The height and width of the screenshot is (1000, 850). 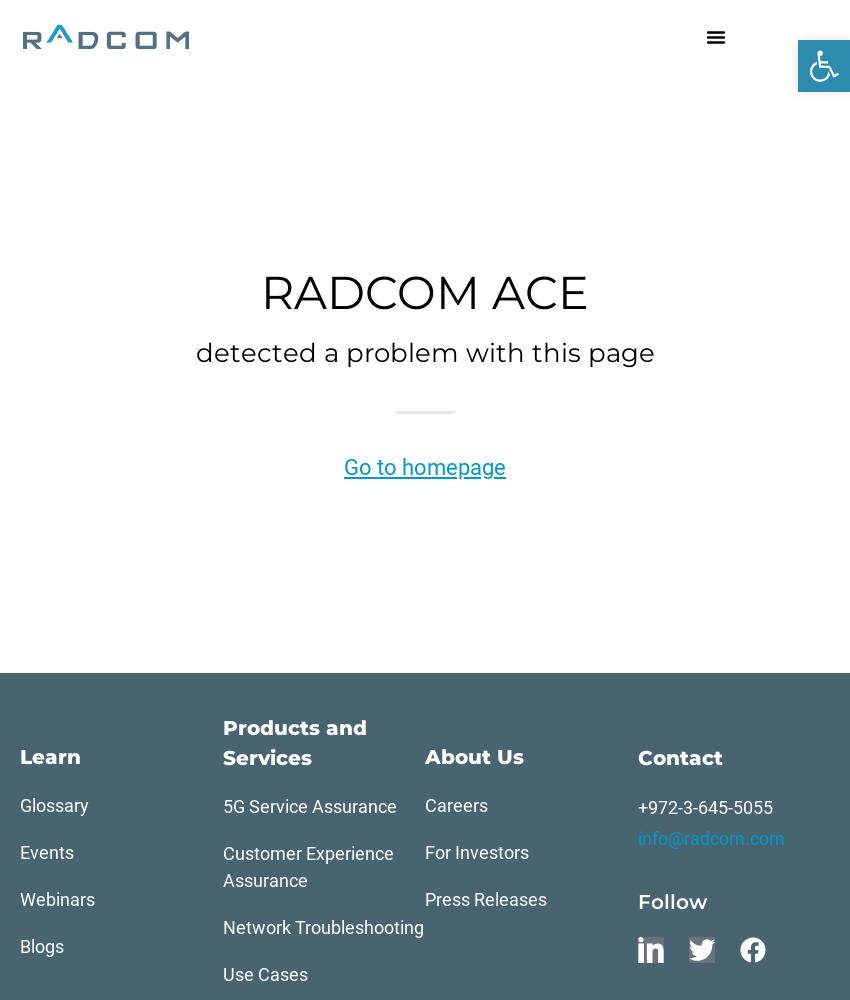 I want to click on 'Events', so click(x=47, y=850).